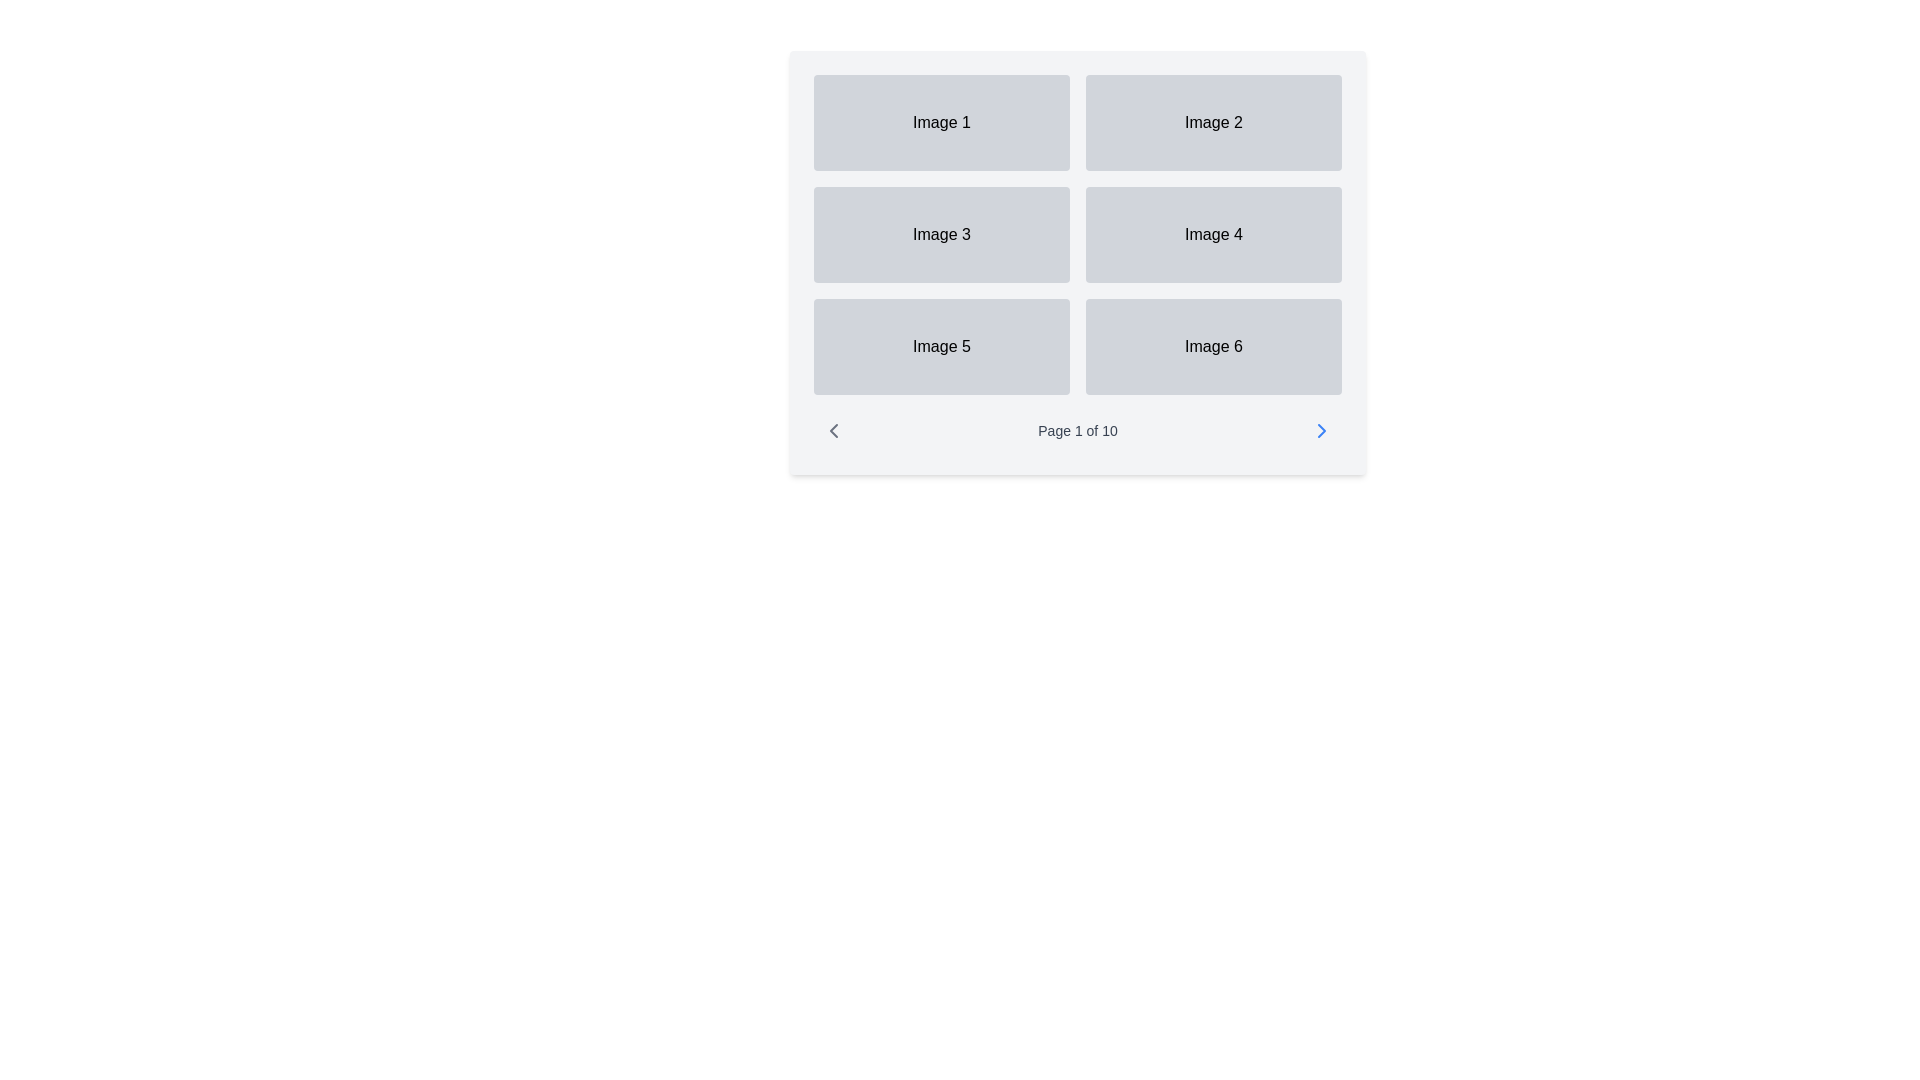 This screenshot has width=1920, height=1080. I want to click on the blue right arrow icon on the pagination bar, so click(1321, 430).